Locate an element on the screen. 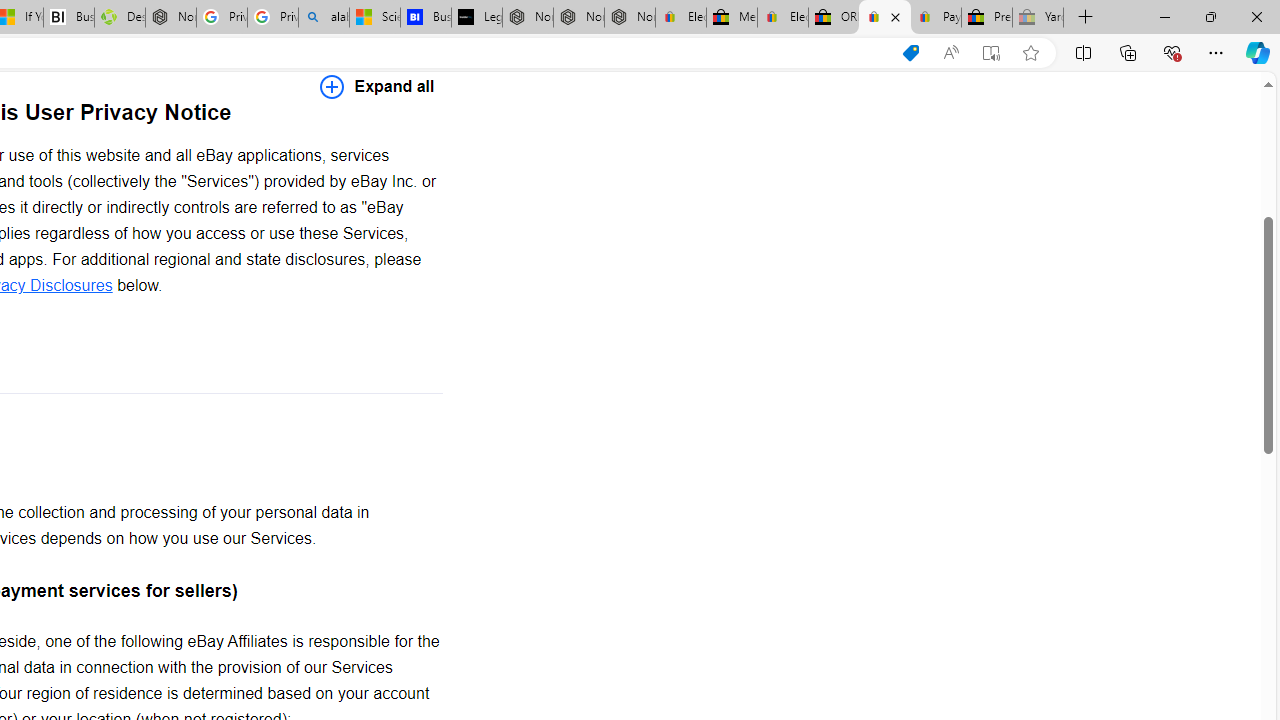 The image size is (1280, 720). 'Yard, Garden & Outdoor Living - Sleeping' is located at coordinates (1038, 17).